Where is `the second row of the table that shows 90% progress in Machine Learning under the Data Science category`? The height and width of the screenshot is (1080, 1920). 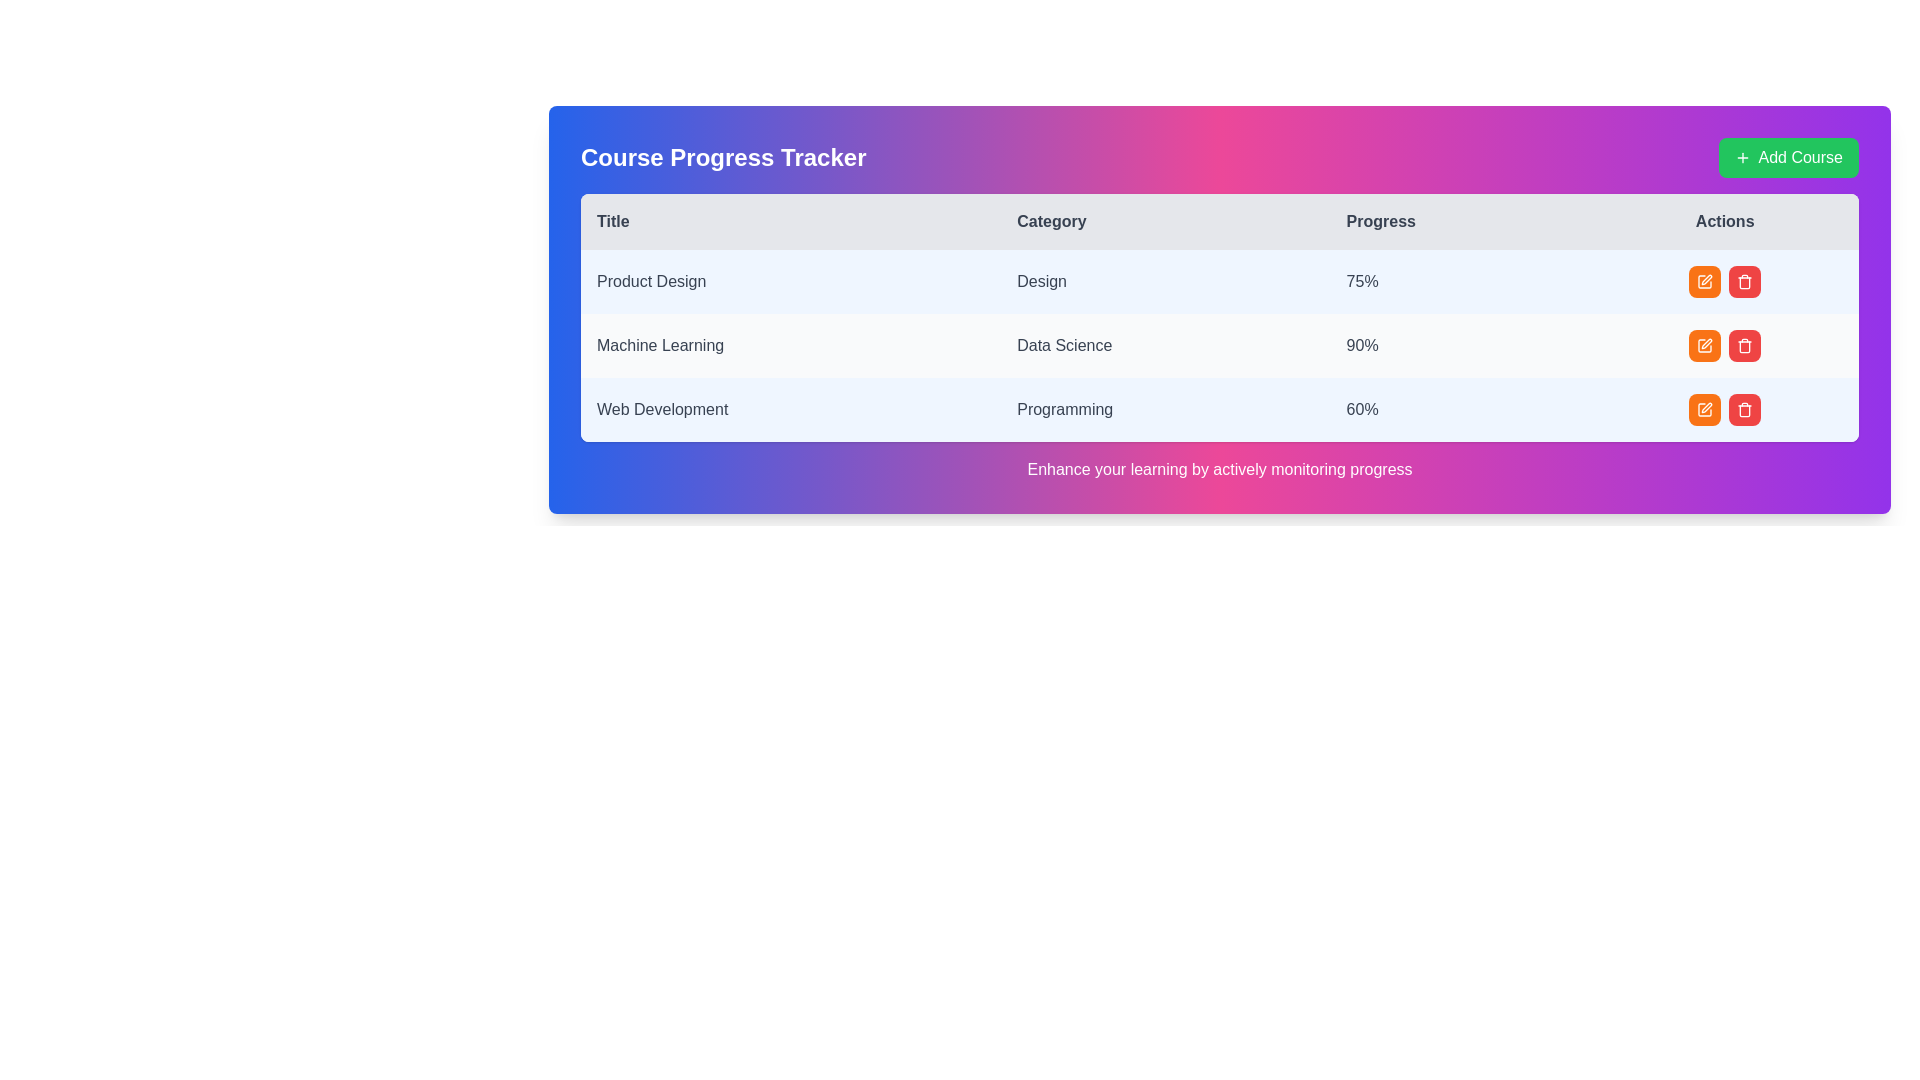 the second row of the table that shows 90% progress in Machine Learning under the Data Science category is located at coordinates (1218, 345).